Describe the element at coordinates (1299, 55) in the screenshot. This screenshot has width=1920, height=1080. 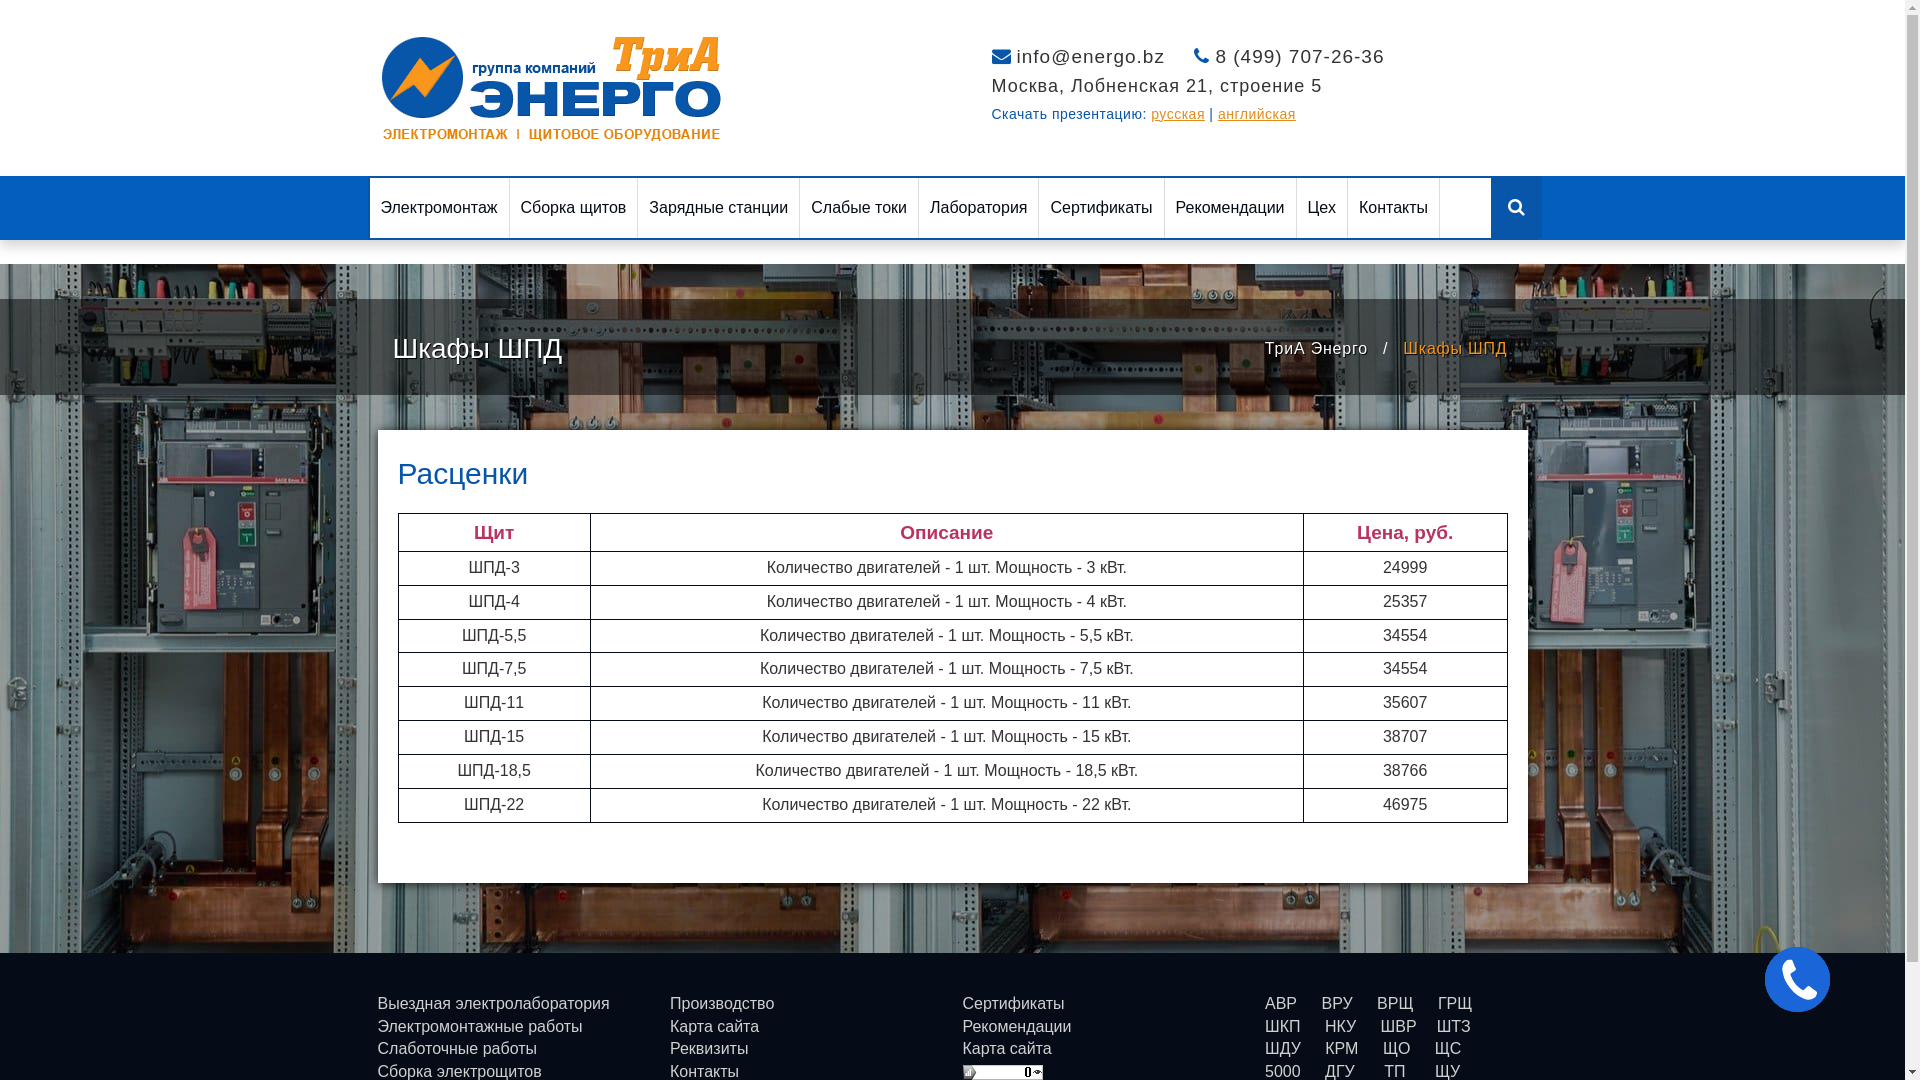
I see `'8 (499) 707-26-36'` at that location.